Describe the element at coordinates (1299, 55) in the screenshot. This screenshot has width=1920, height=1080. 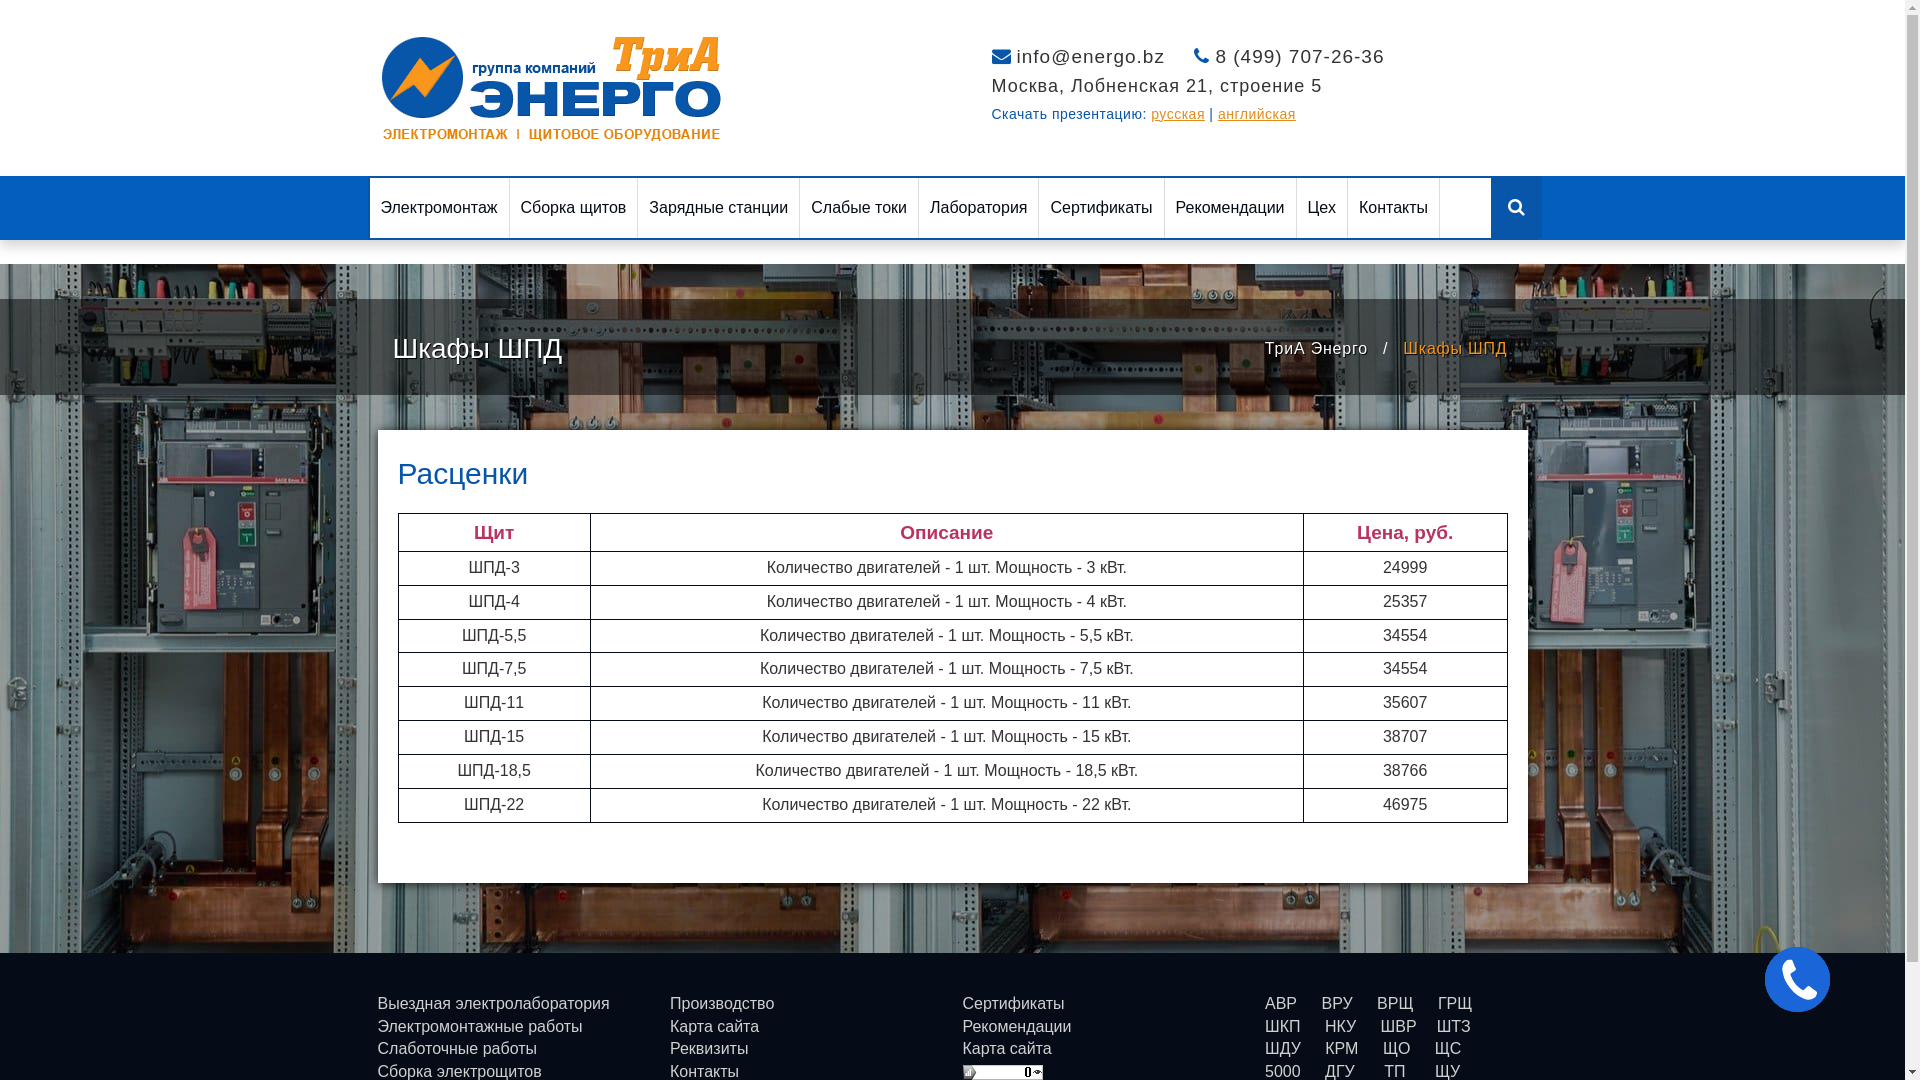
I see `'8 (499) 707-26-36'` at that location.